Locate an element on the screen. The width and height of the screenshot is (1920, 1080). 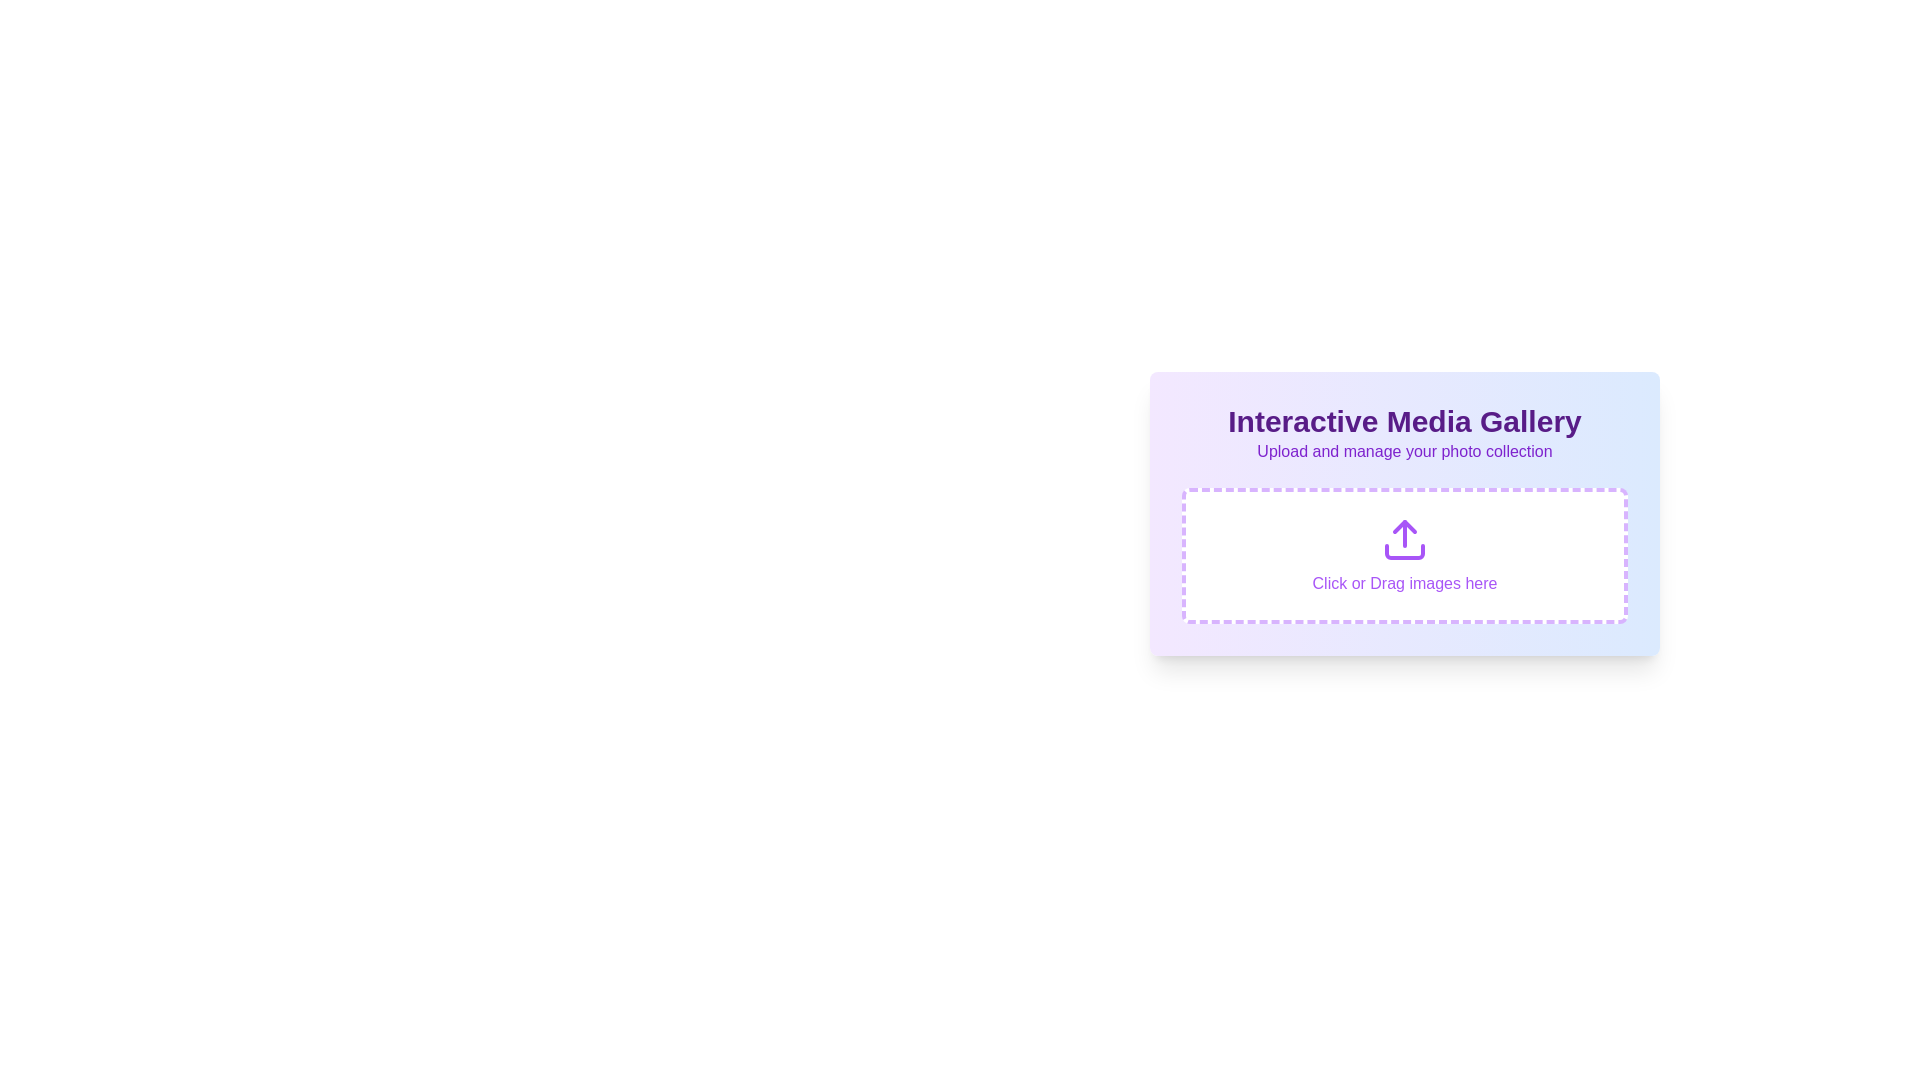
images is located at coordinates (1404, 555).